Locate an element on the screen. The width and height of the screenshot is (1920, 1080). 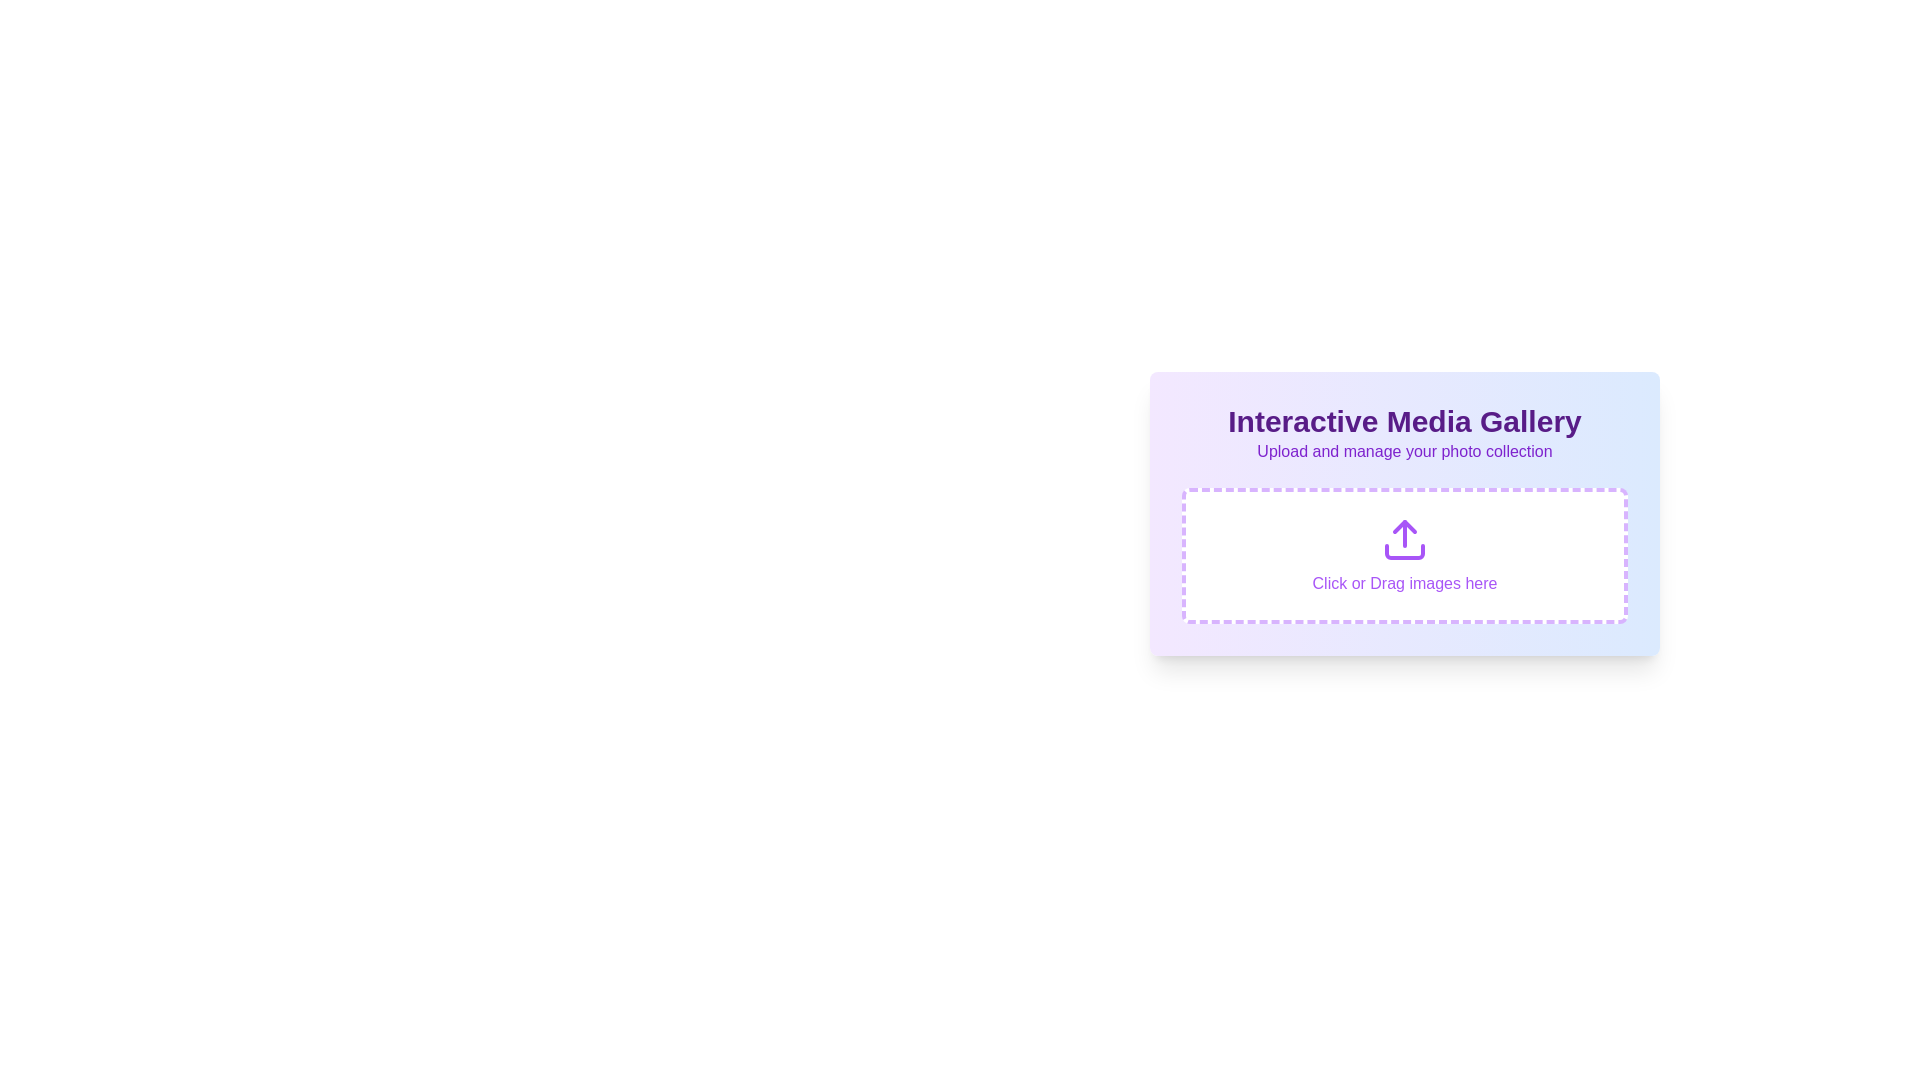
images is located at coordinates (1404, 555).